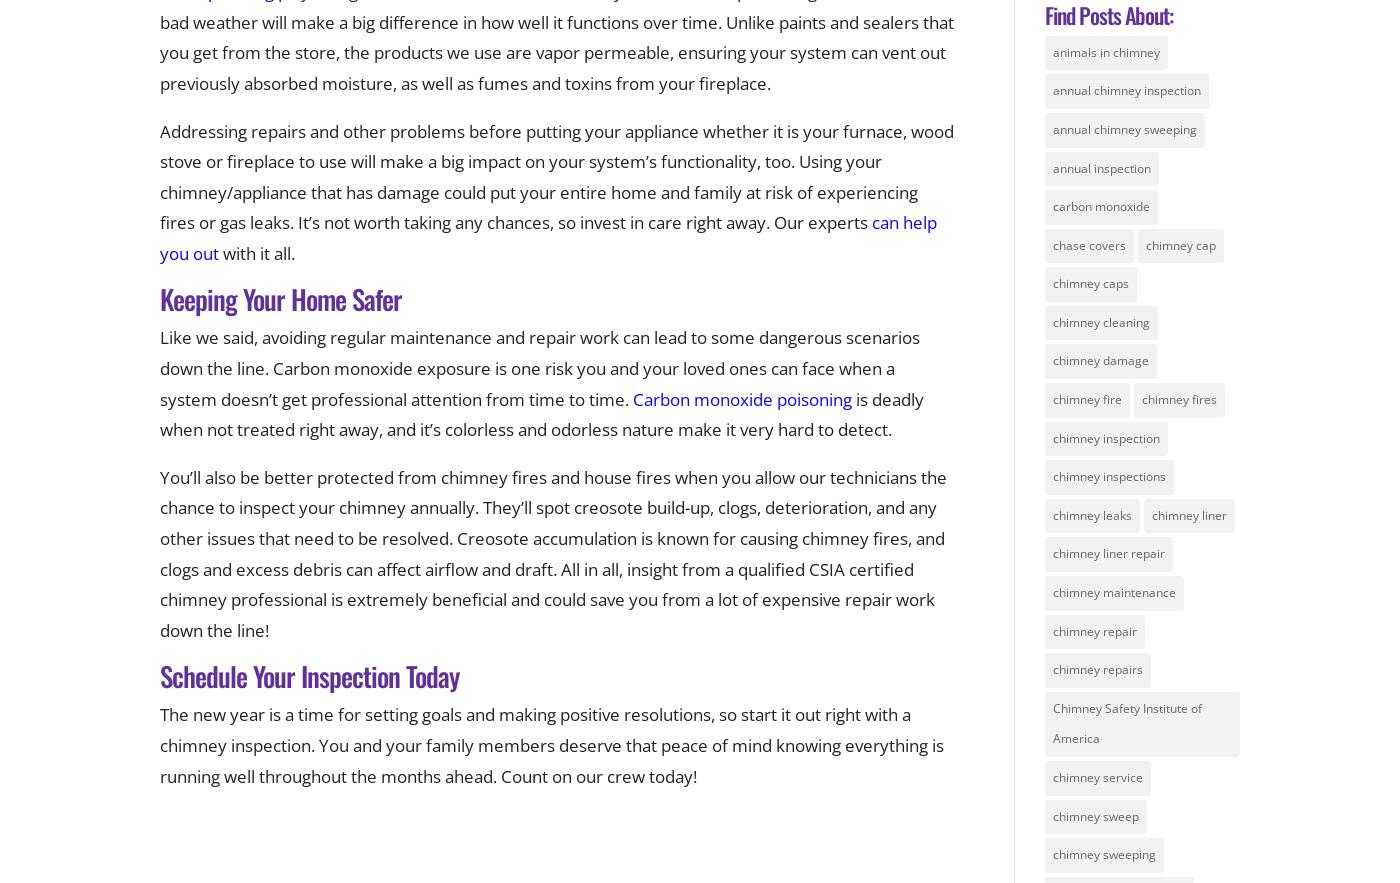  What do you see at coordinates (1180, 243) in the screenshot?
I see `'chimney cap'` at bounding box center [1180, 243].